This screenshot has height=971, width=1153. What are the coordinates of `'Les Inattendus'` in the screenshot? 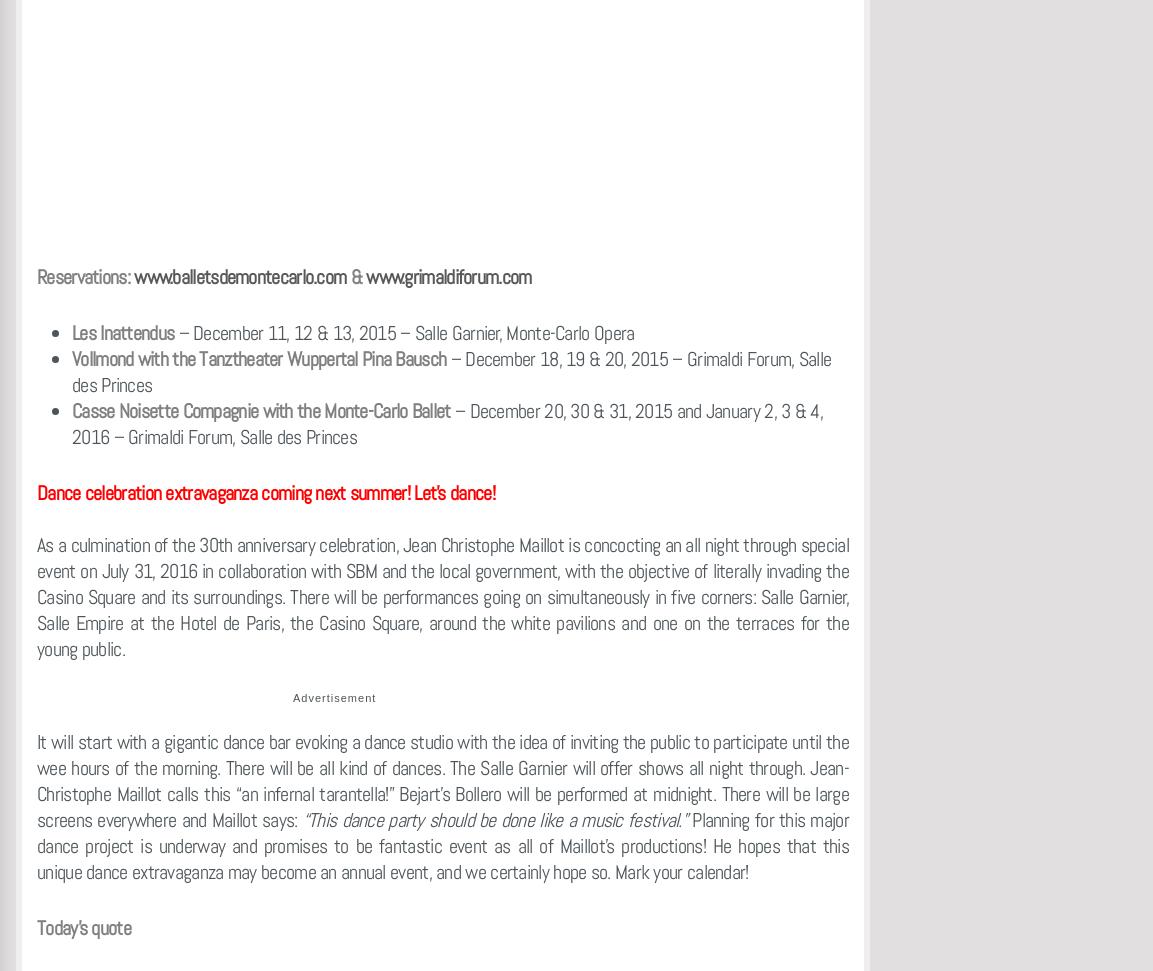 It's located at (70, 331).